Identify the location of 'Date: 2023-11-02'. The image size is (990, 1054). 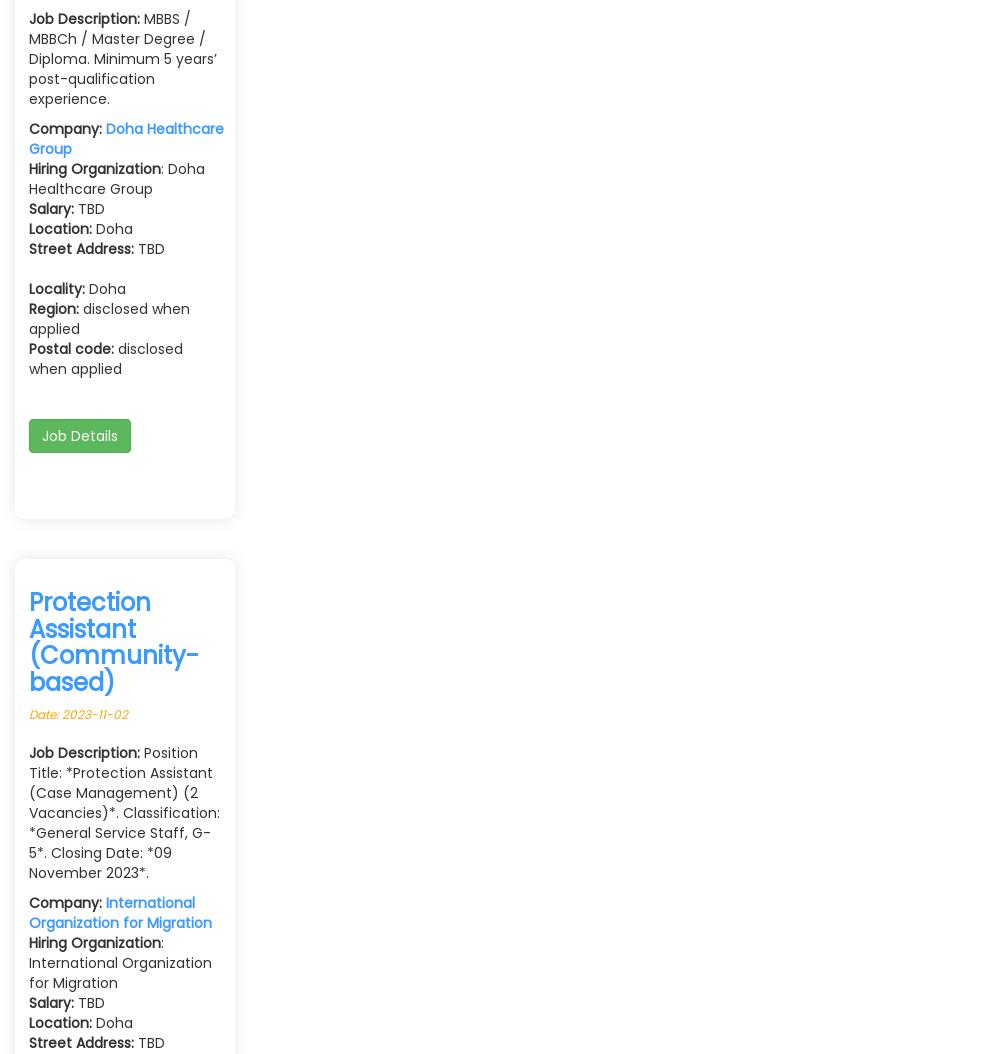
(78, 713).